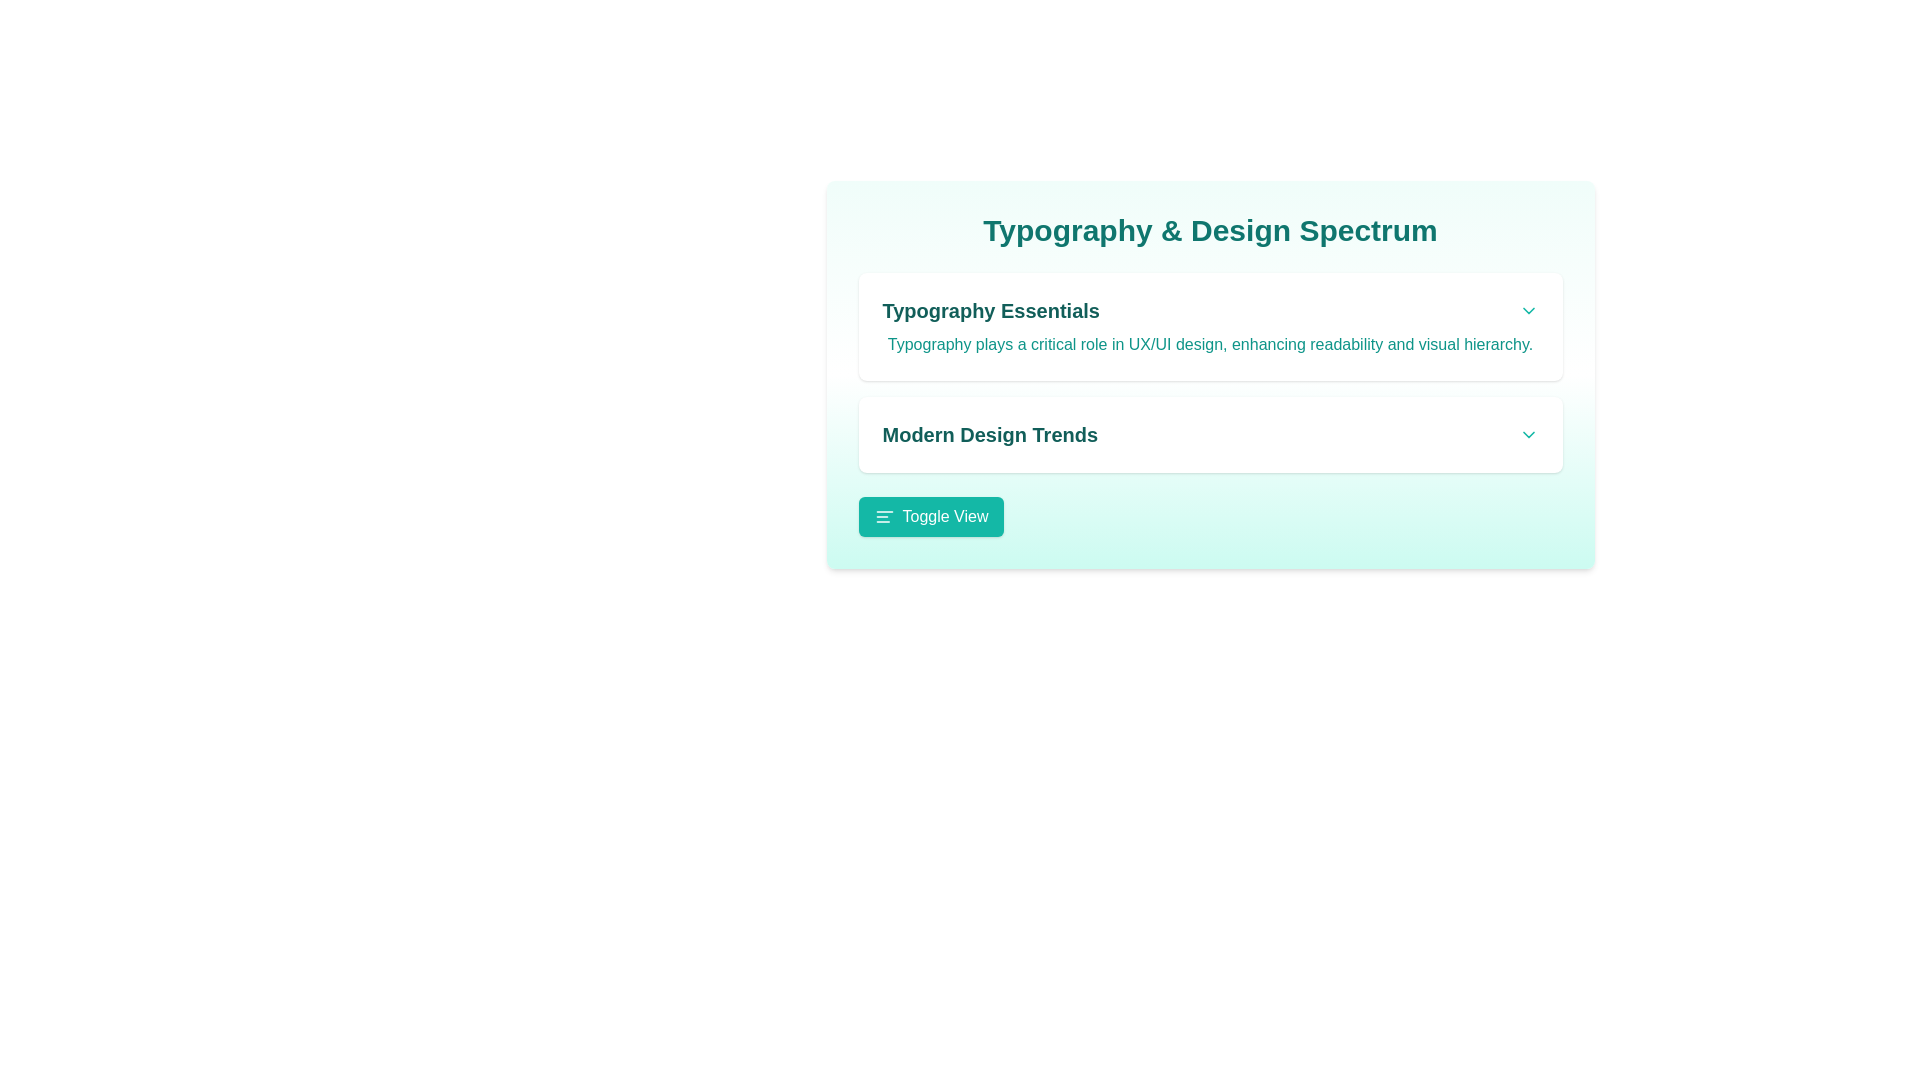 This screenshot has width=1920, height=1080. I want to click on the 'Toggle View' button, which is a teal rectangular button with rounded corners, featuring white text and a layout toggle icon to its left, so click(930, 515).